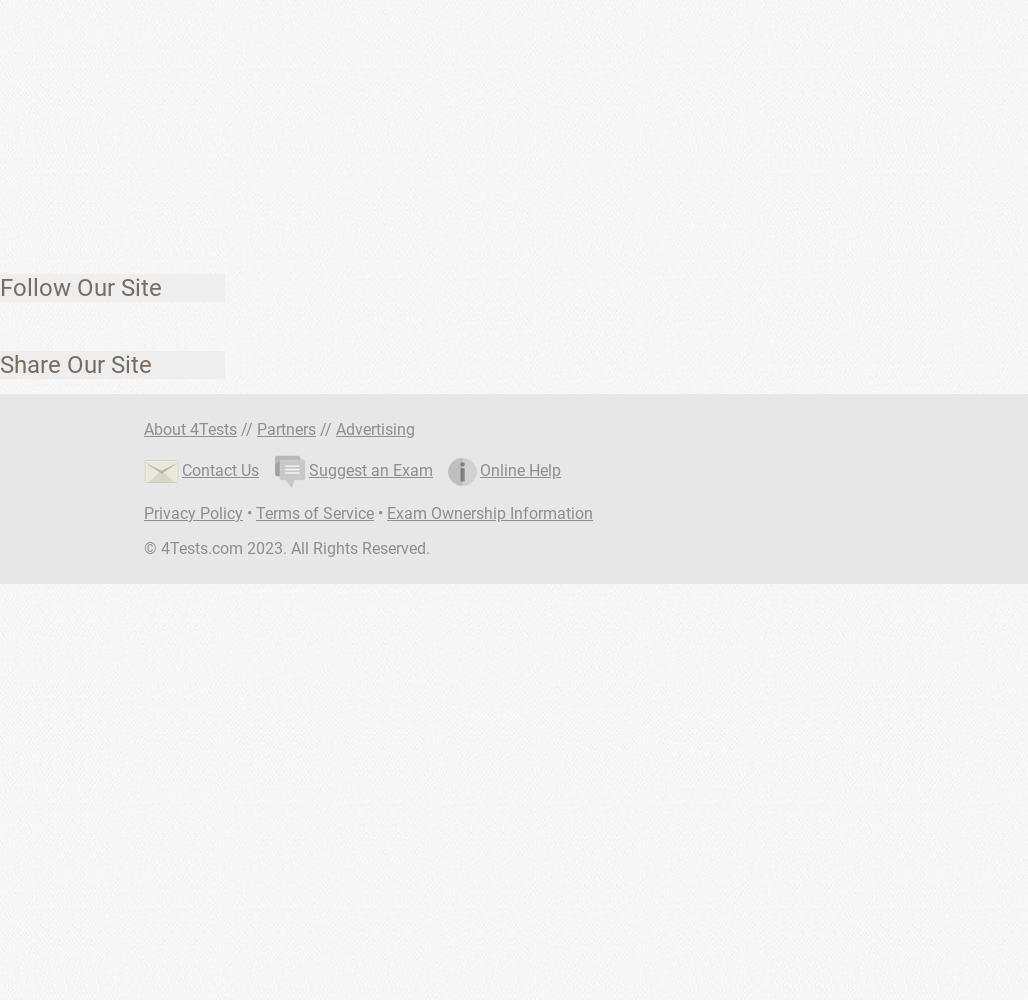 The width and height of the screenshot is (1028, 1000). Describe the element at coordinates (374, 429) in the screenshot. I see `'Advertising'` at that location.